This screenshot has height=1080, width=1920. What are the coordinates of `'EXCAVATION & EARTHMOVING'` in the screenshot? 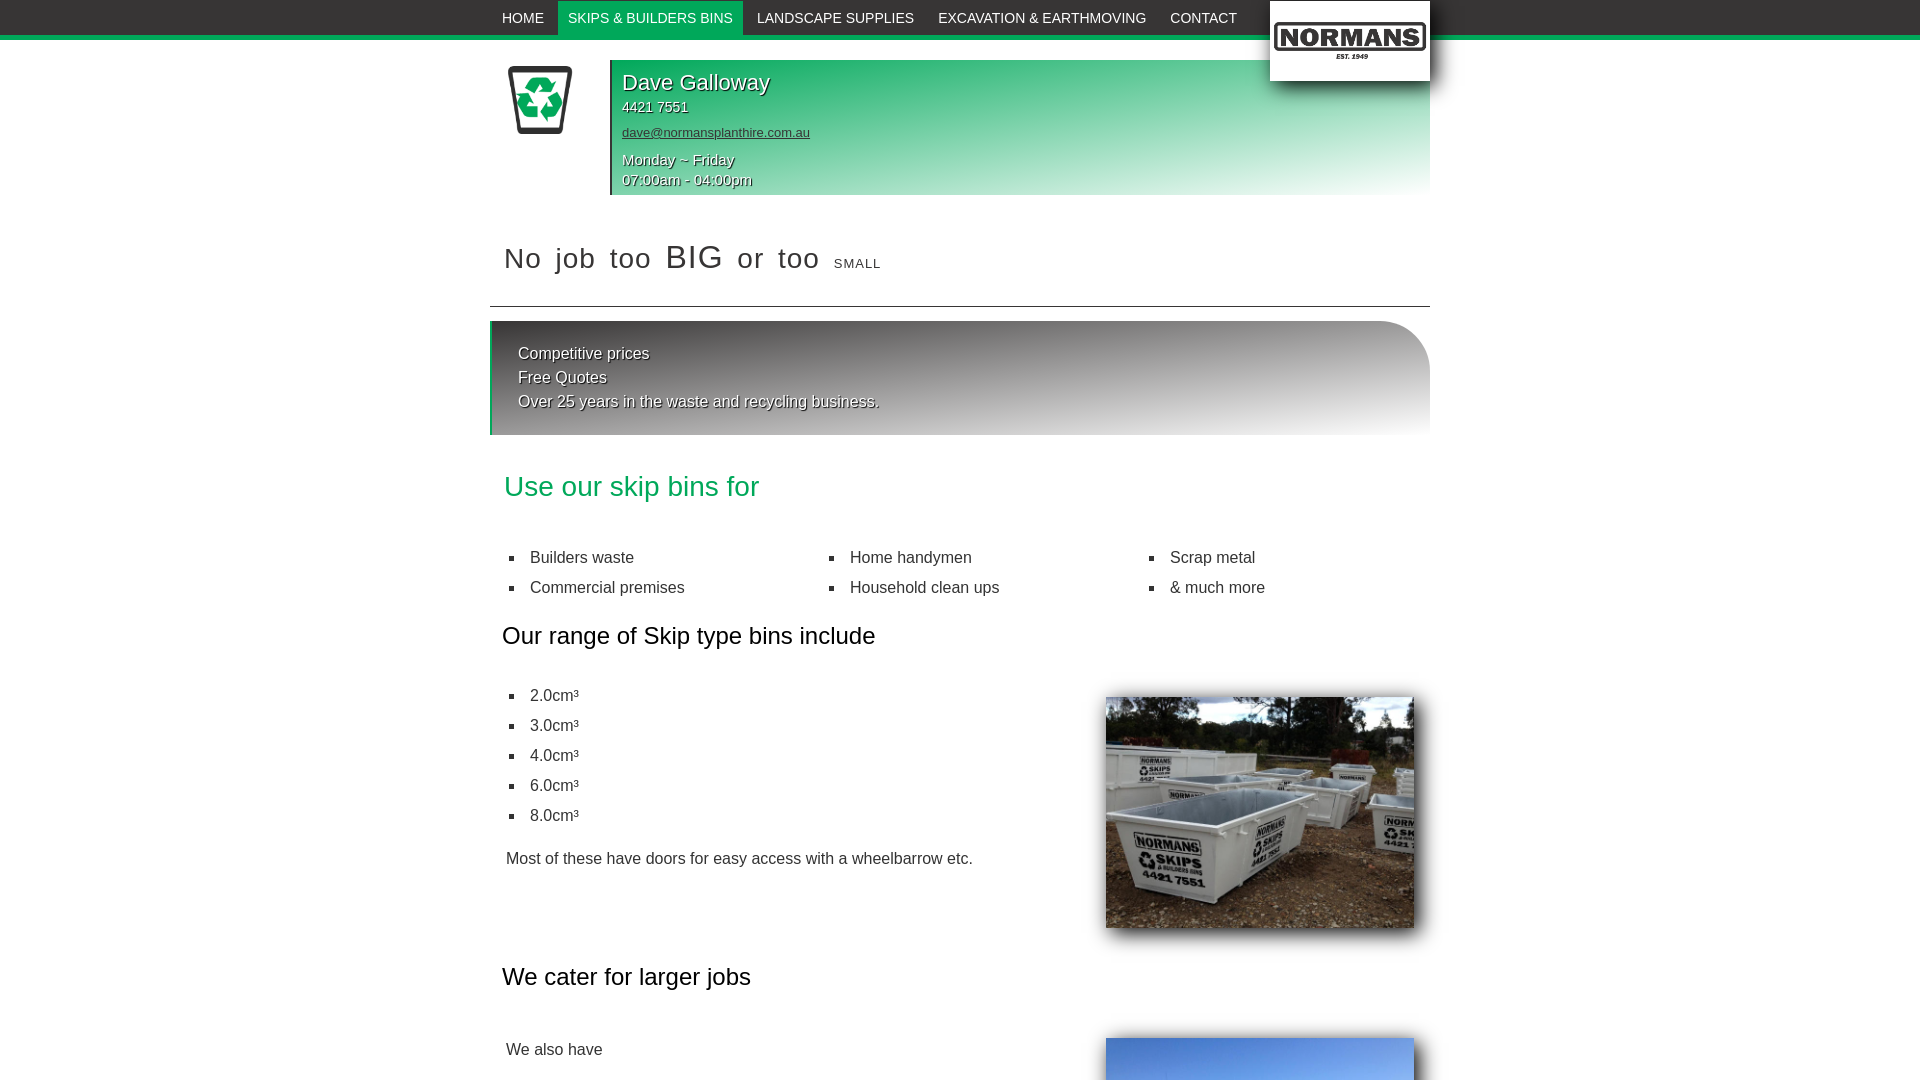 It's located at (926, 18).